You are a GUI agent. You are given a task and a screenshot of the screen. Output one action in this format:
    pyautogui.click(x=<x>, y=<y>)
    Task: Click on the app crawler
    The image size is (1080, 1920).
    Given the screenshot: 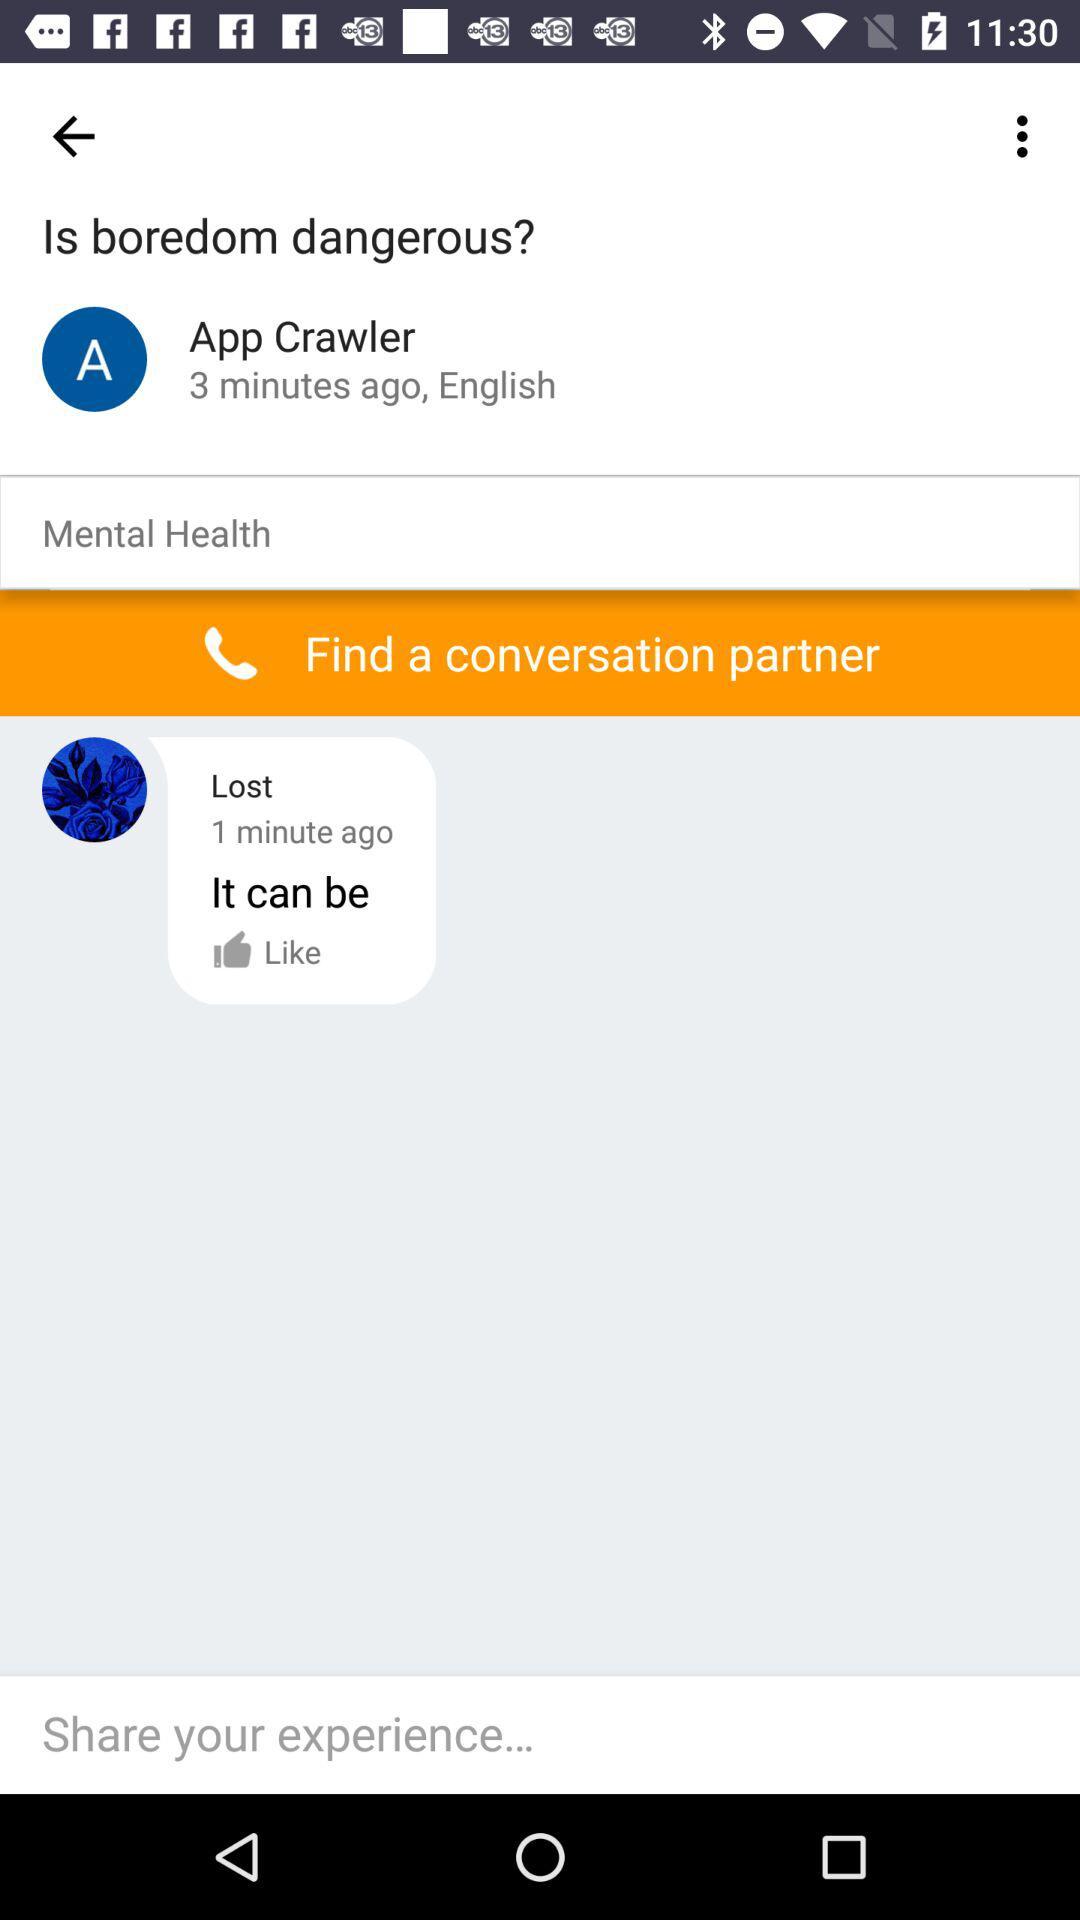 What is the action you would take?
    pyautogui.click(x=94, y=359)
    